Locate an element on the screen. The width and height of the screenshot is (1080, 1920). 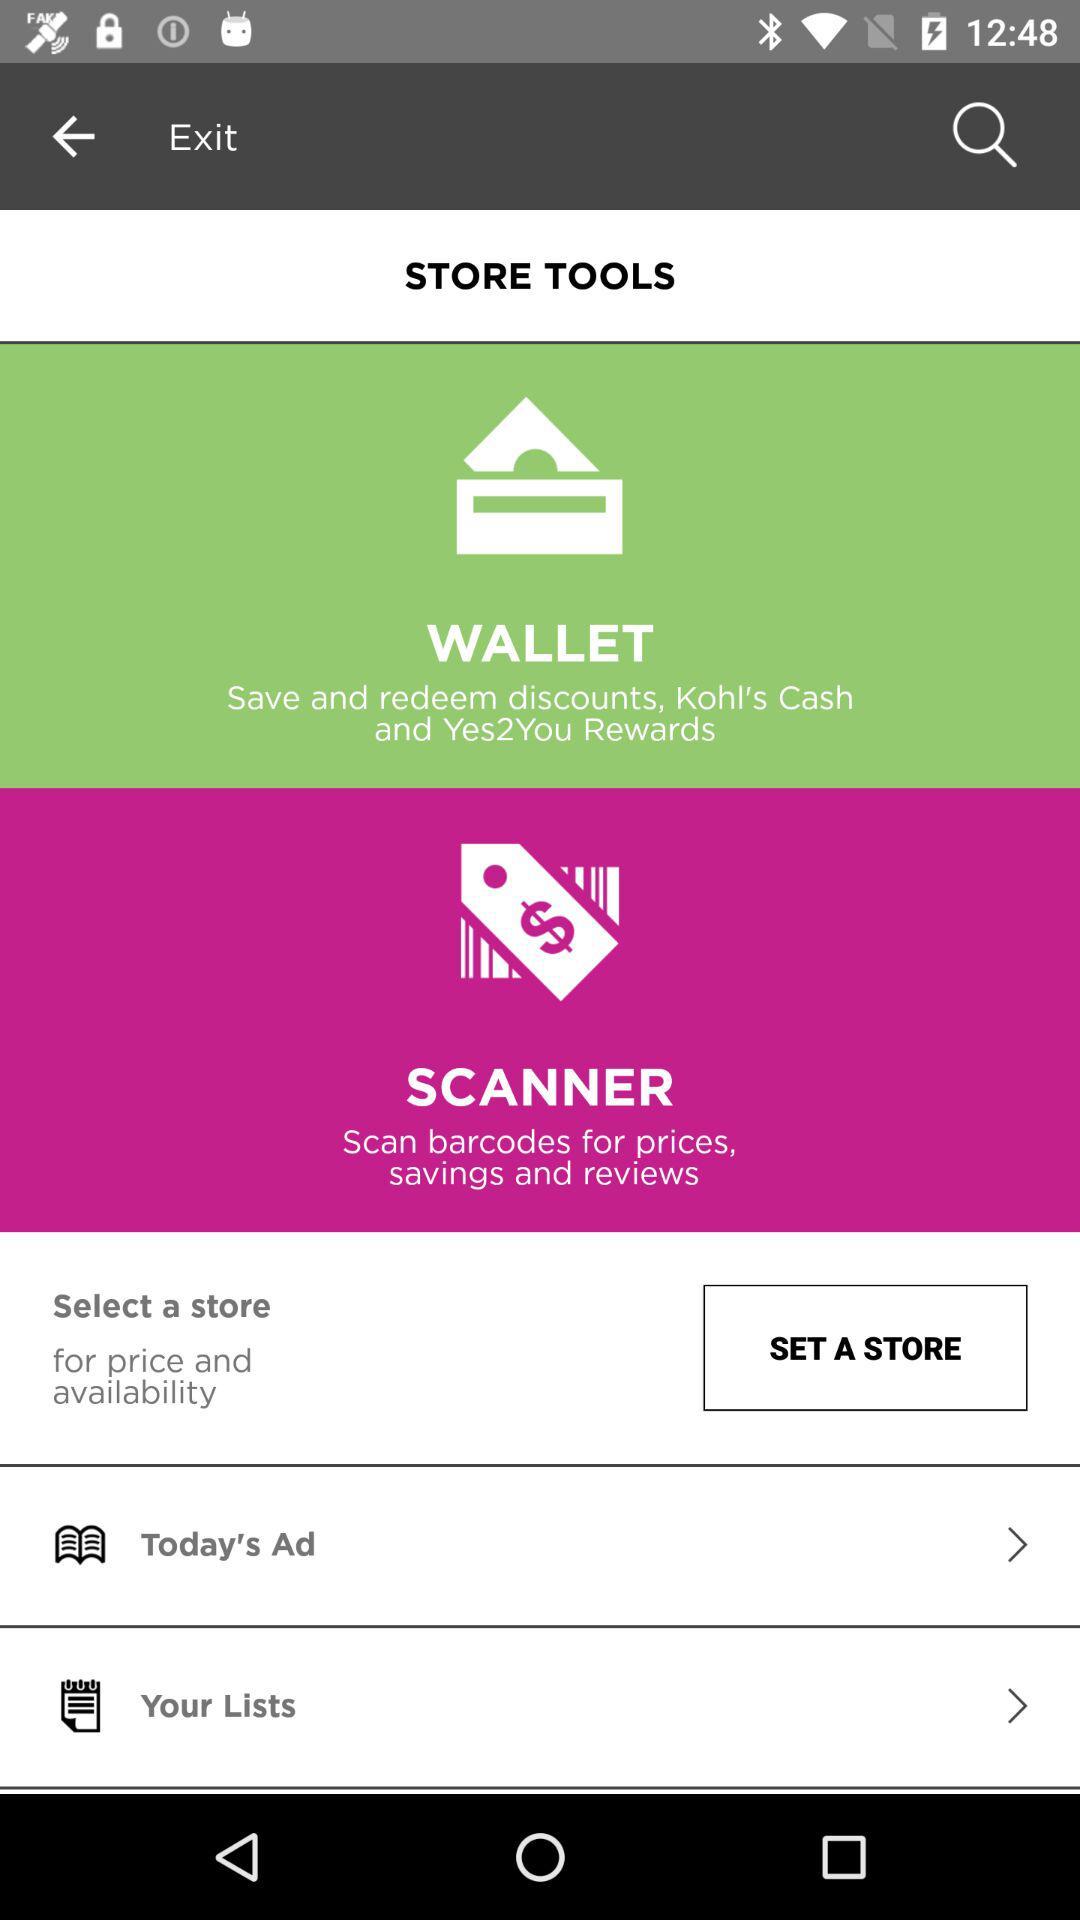
the item next to store tools icon is located at coordinates (203, 135).